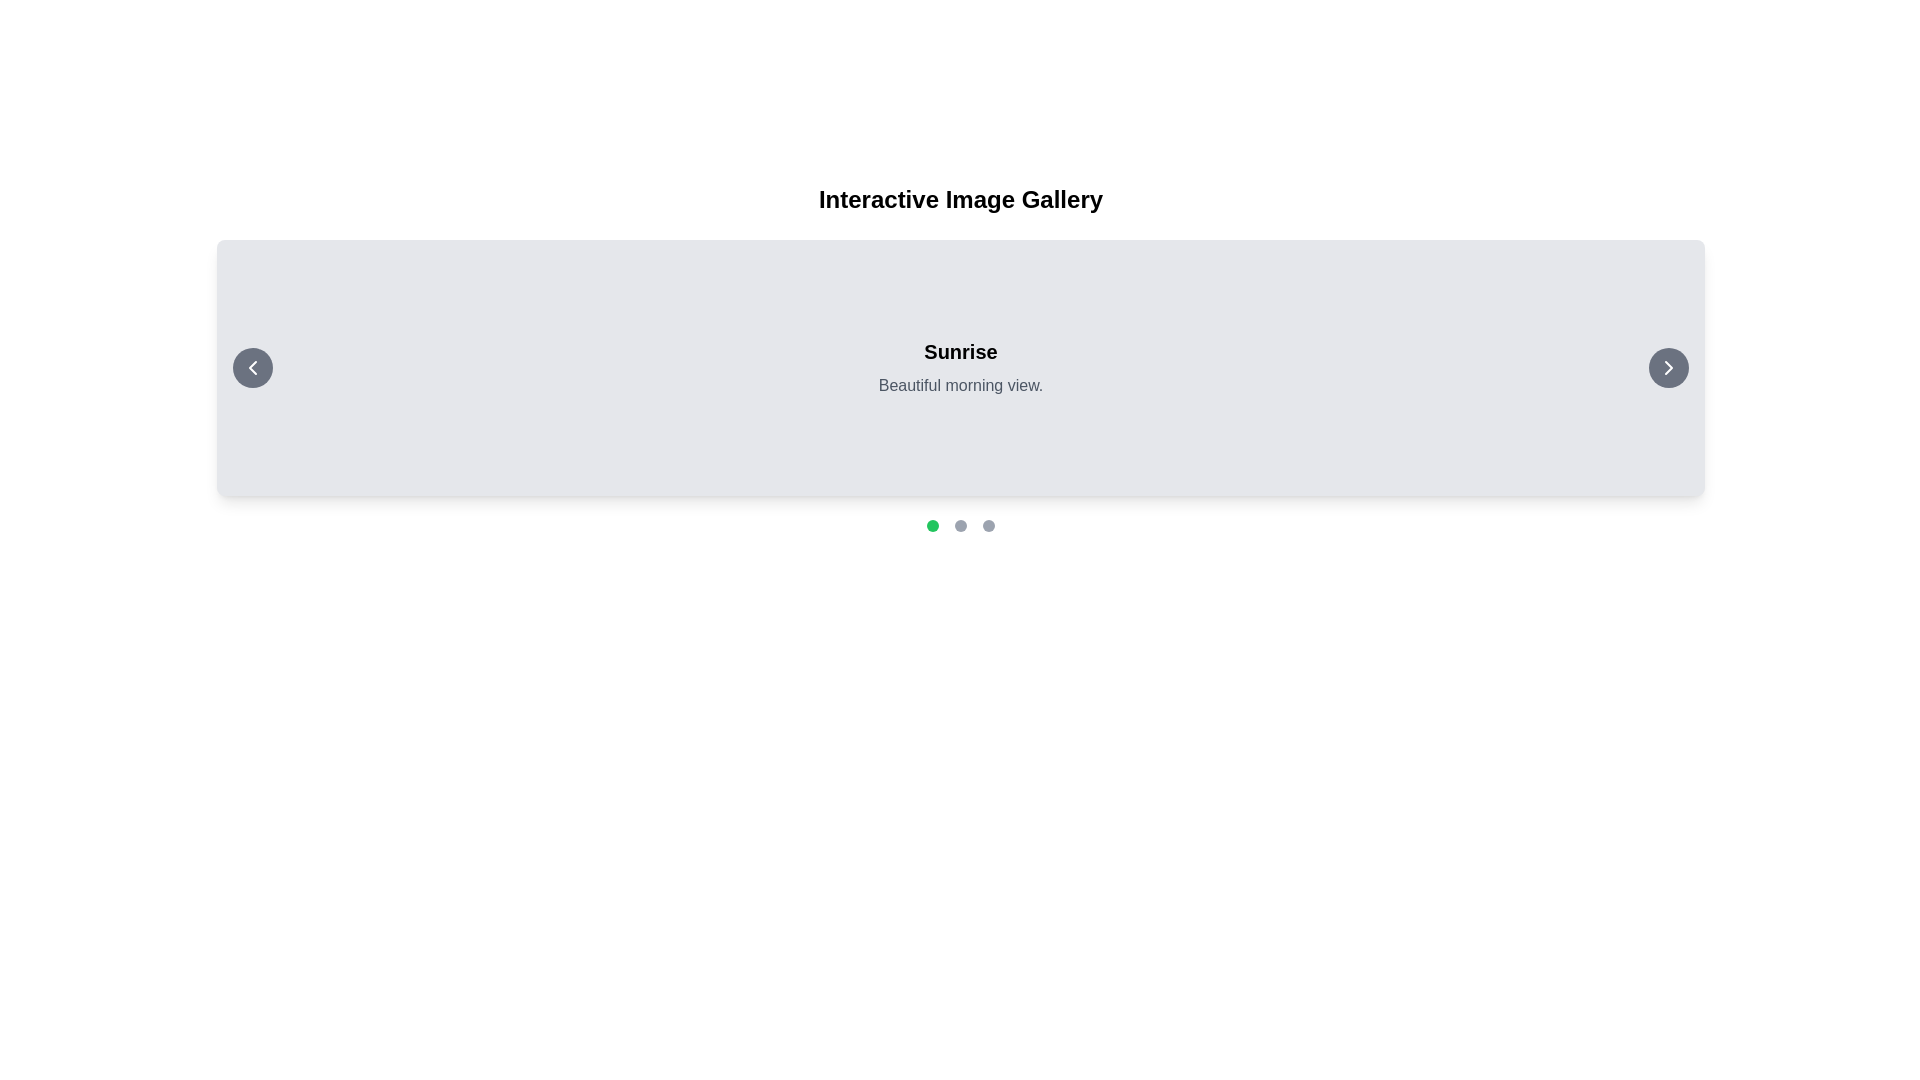  Describe the element at coordinates (931, 524) in the screenshot. I see `the first circular indicator in the sequence located near the bottom of the interface` at that location.